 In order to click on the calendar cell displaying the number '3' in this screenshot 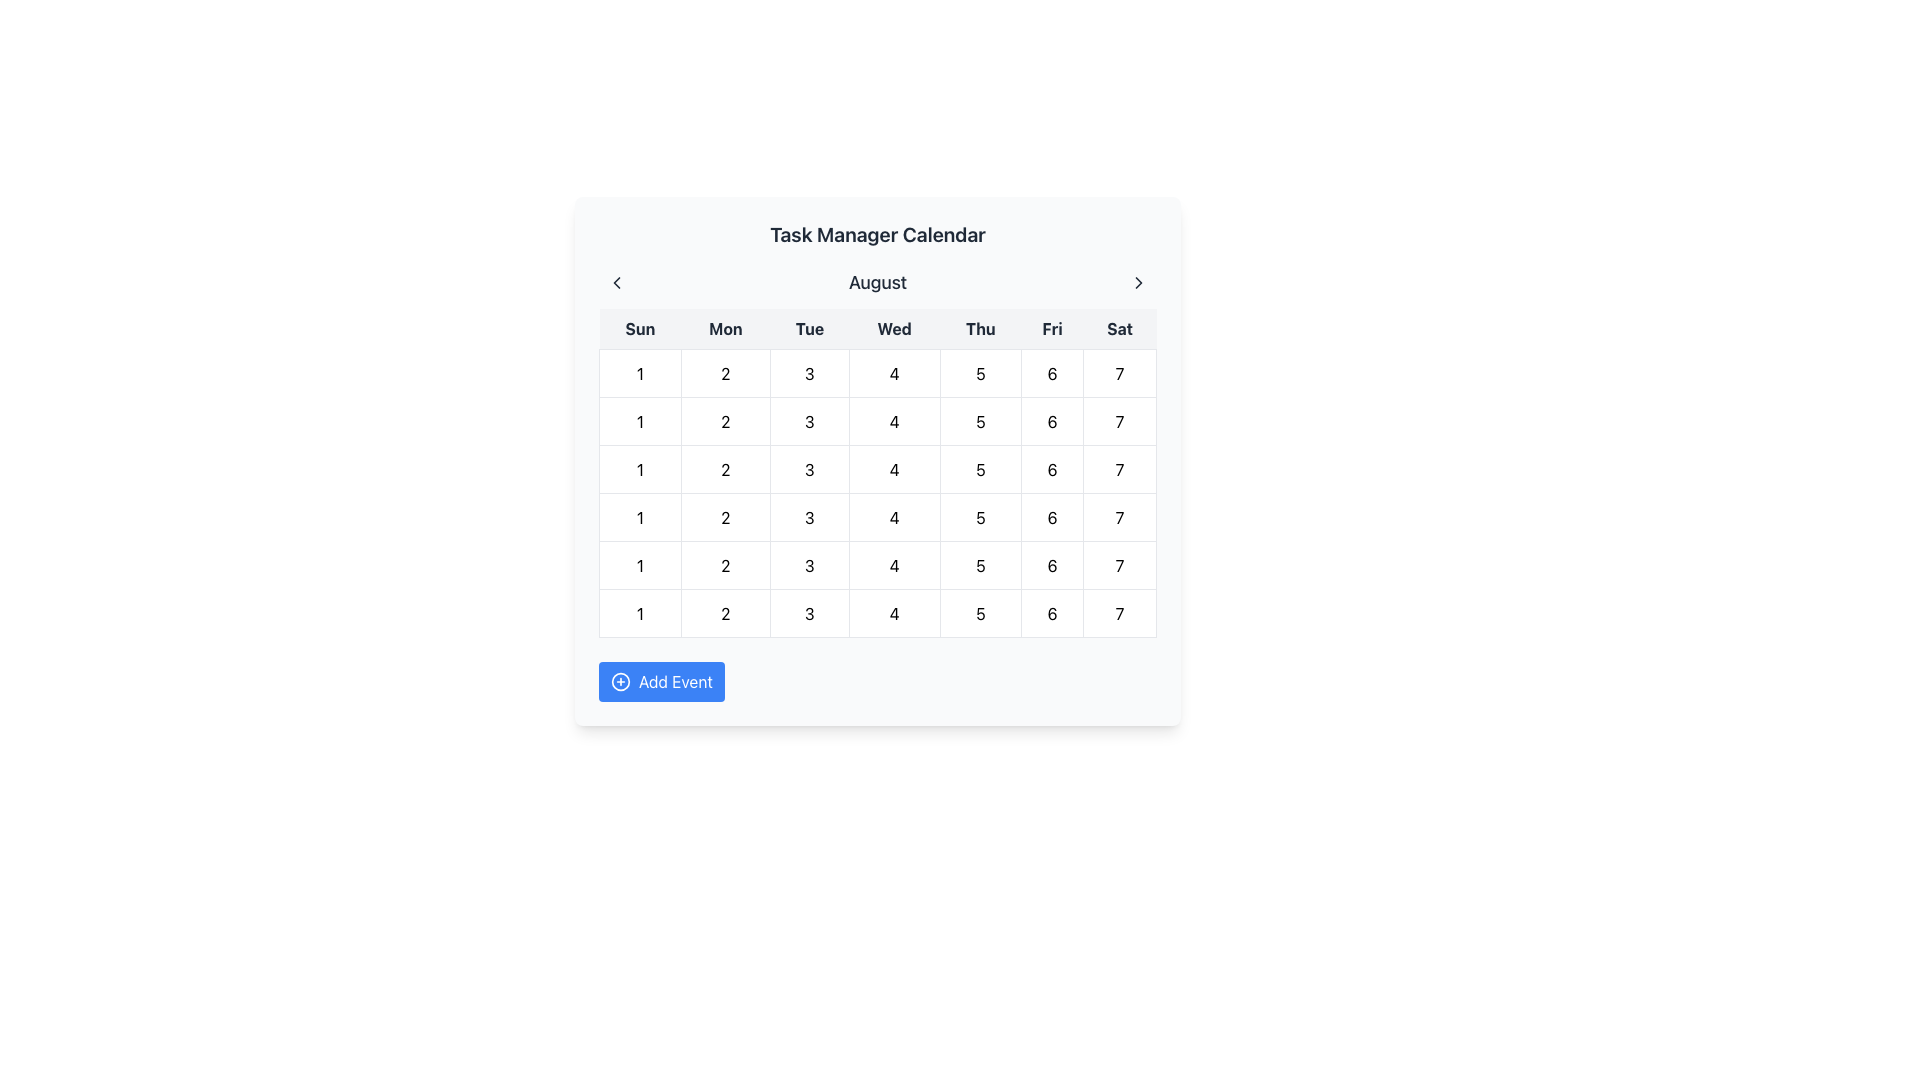, I will do `click(809, 420)`.